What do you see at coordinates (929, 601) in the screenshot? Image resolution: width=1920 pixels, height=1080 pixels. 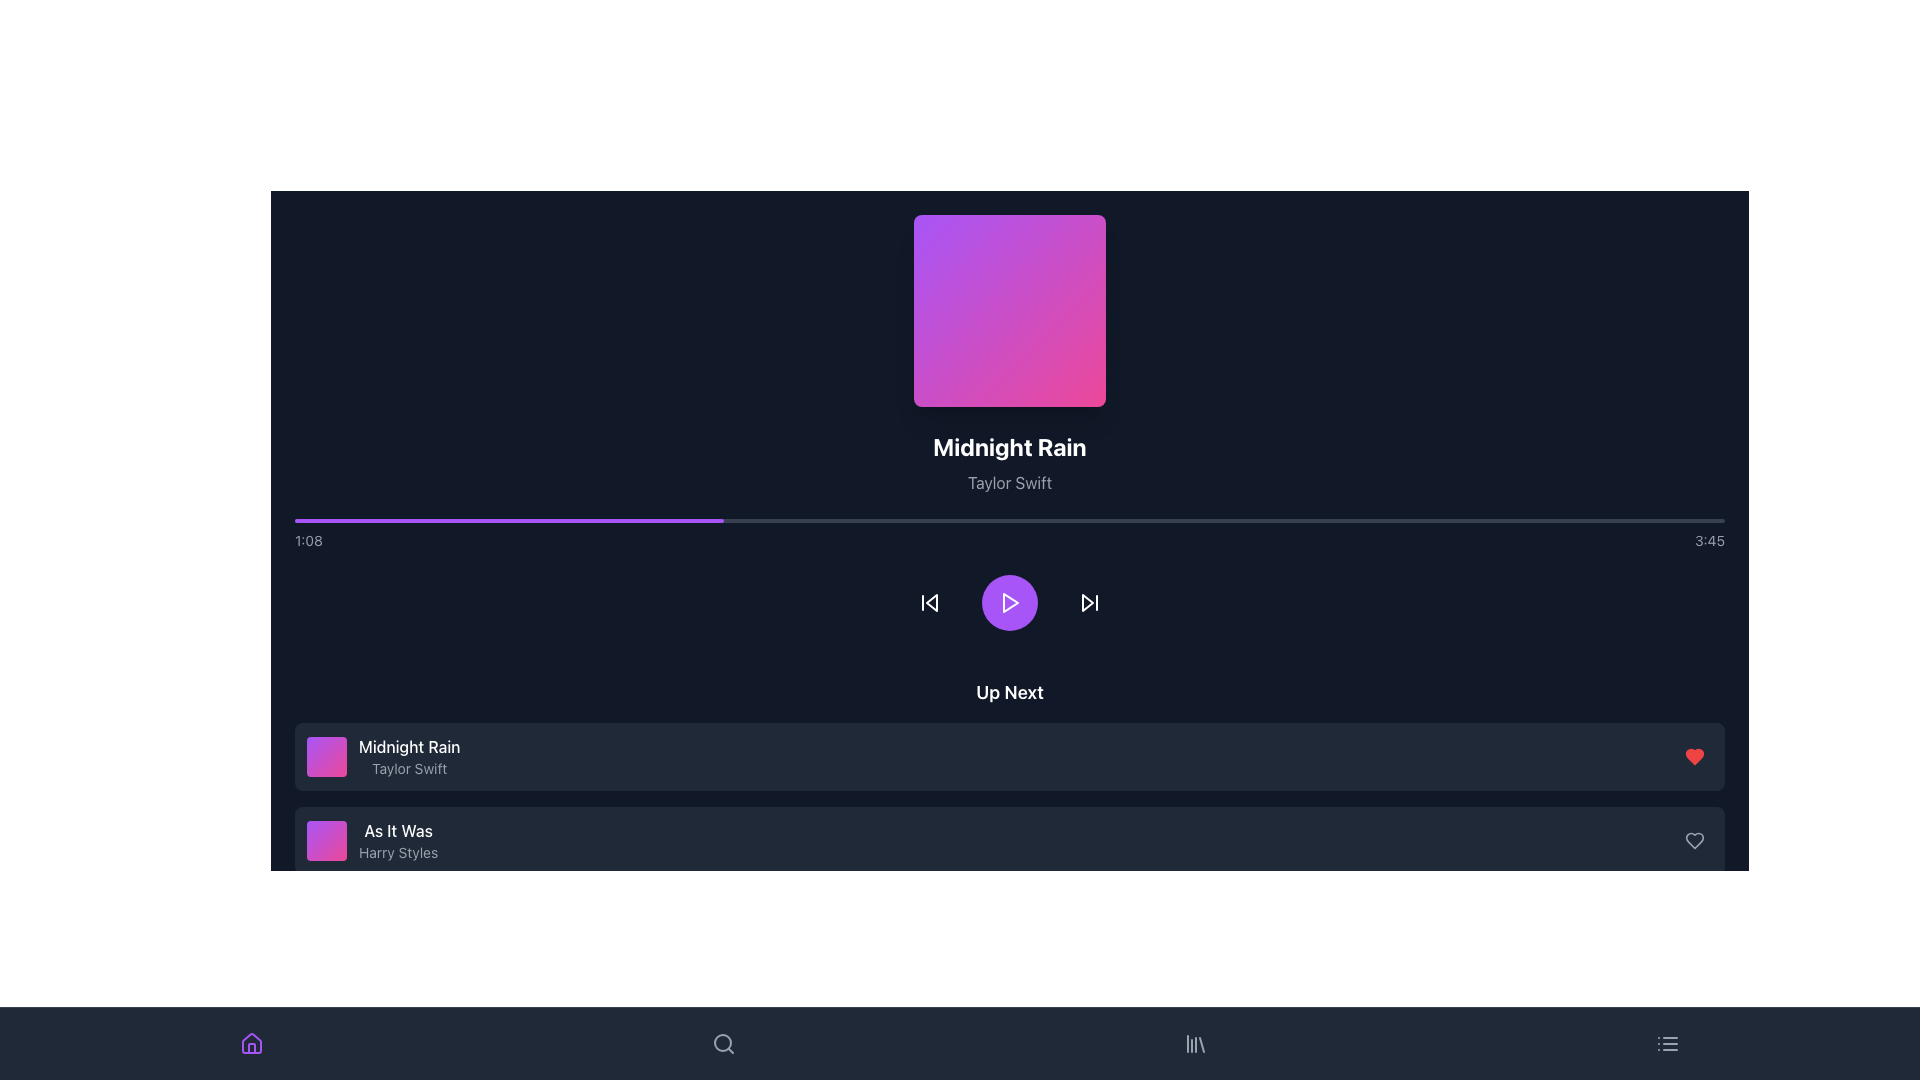 I see `the skip backward button located near the bottom-center of the interface, to the left of the circular play button` at bounding box center [929, 601].